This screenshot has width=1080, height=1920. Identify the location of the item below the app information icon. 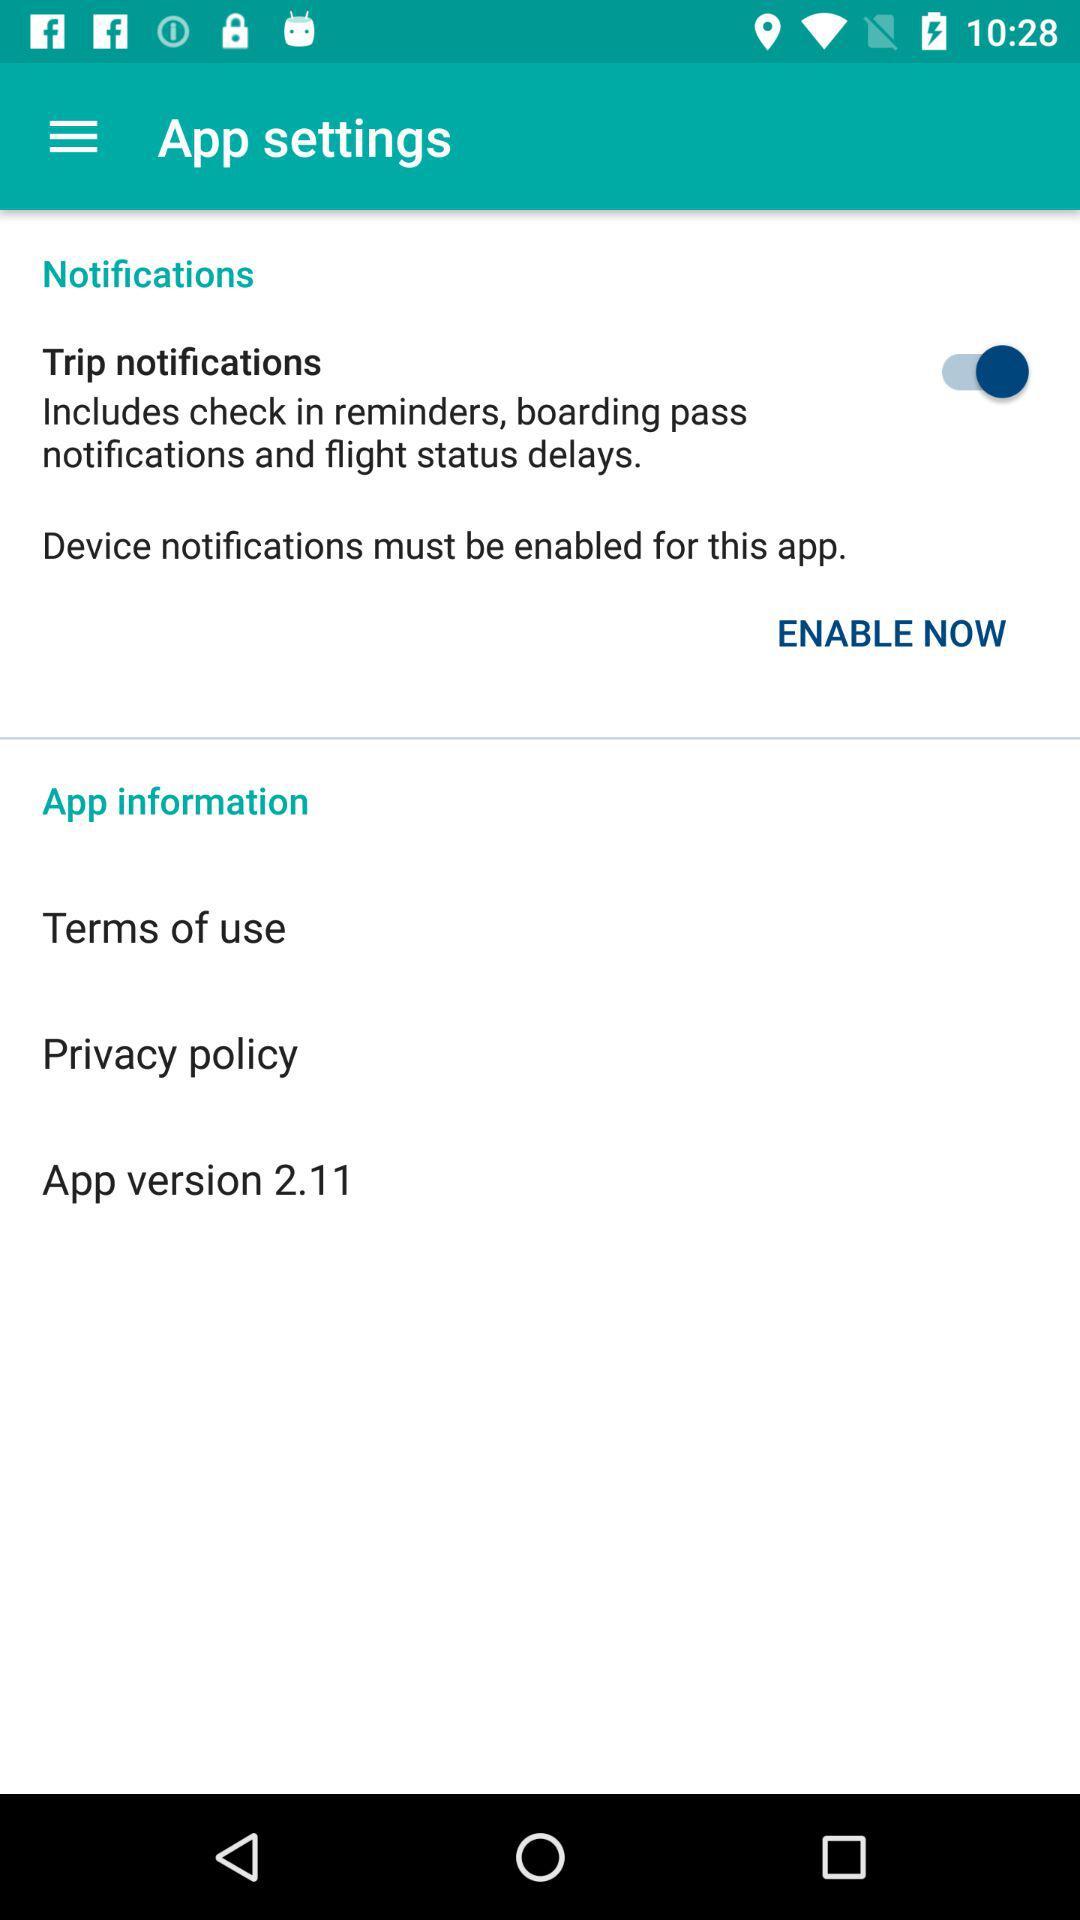
(540, 925).